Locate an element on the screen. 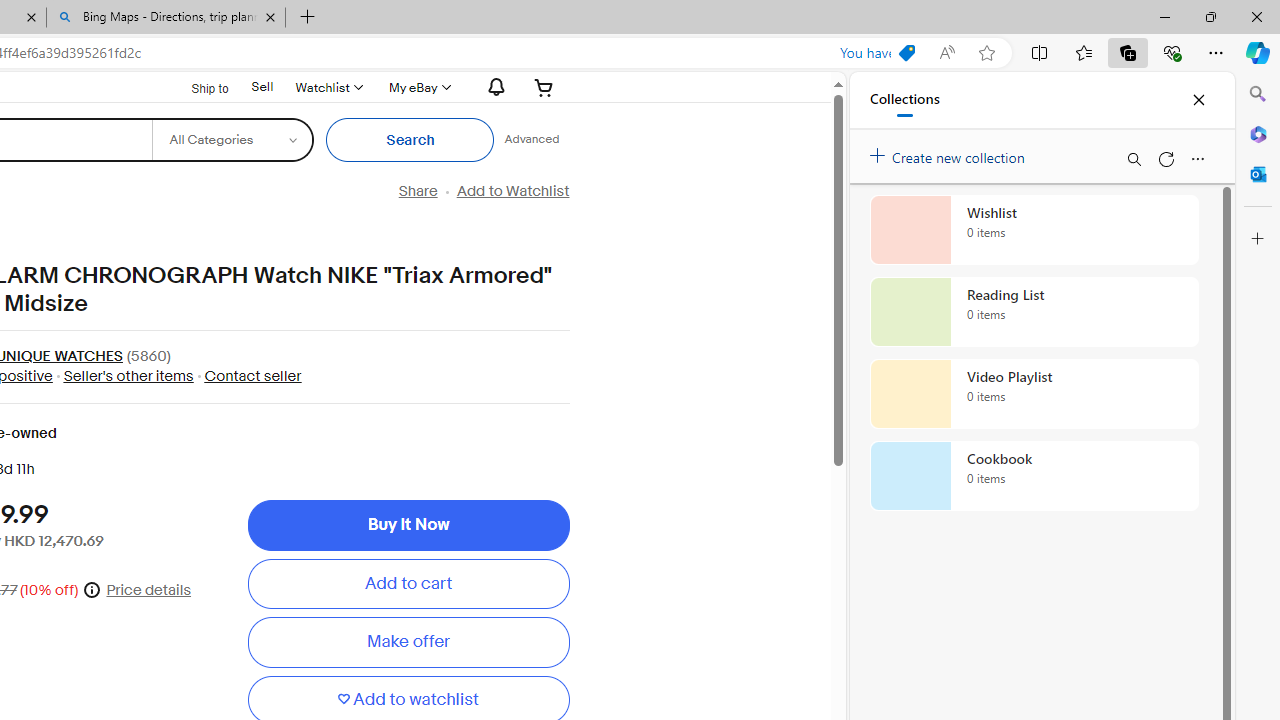 Image resolution: width=1280 pixels, height=720 pixels. 'Sell' is located at coordinates (261, 86).